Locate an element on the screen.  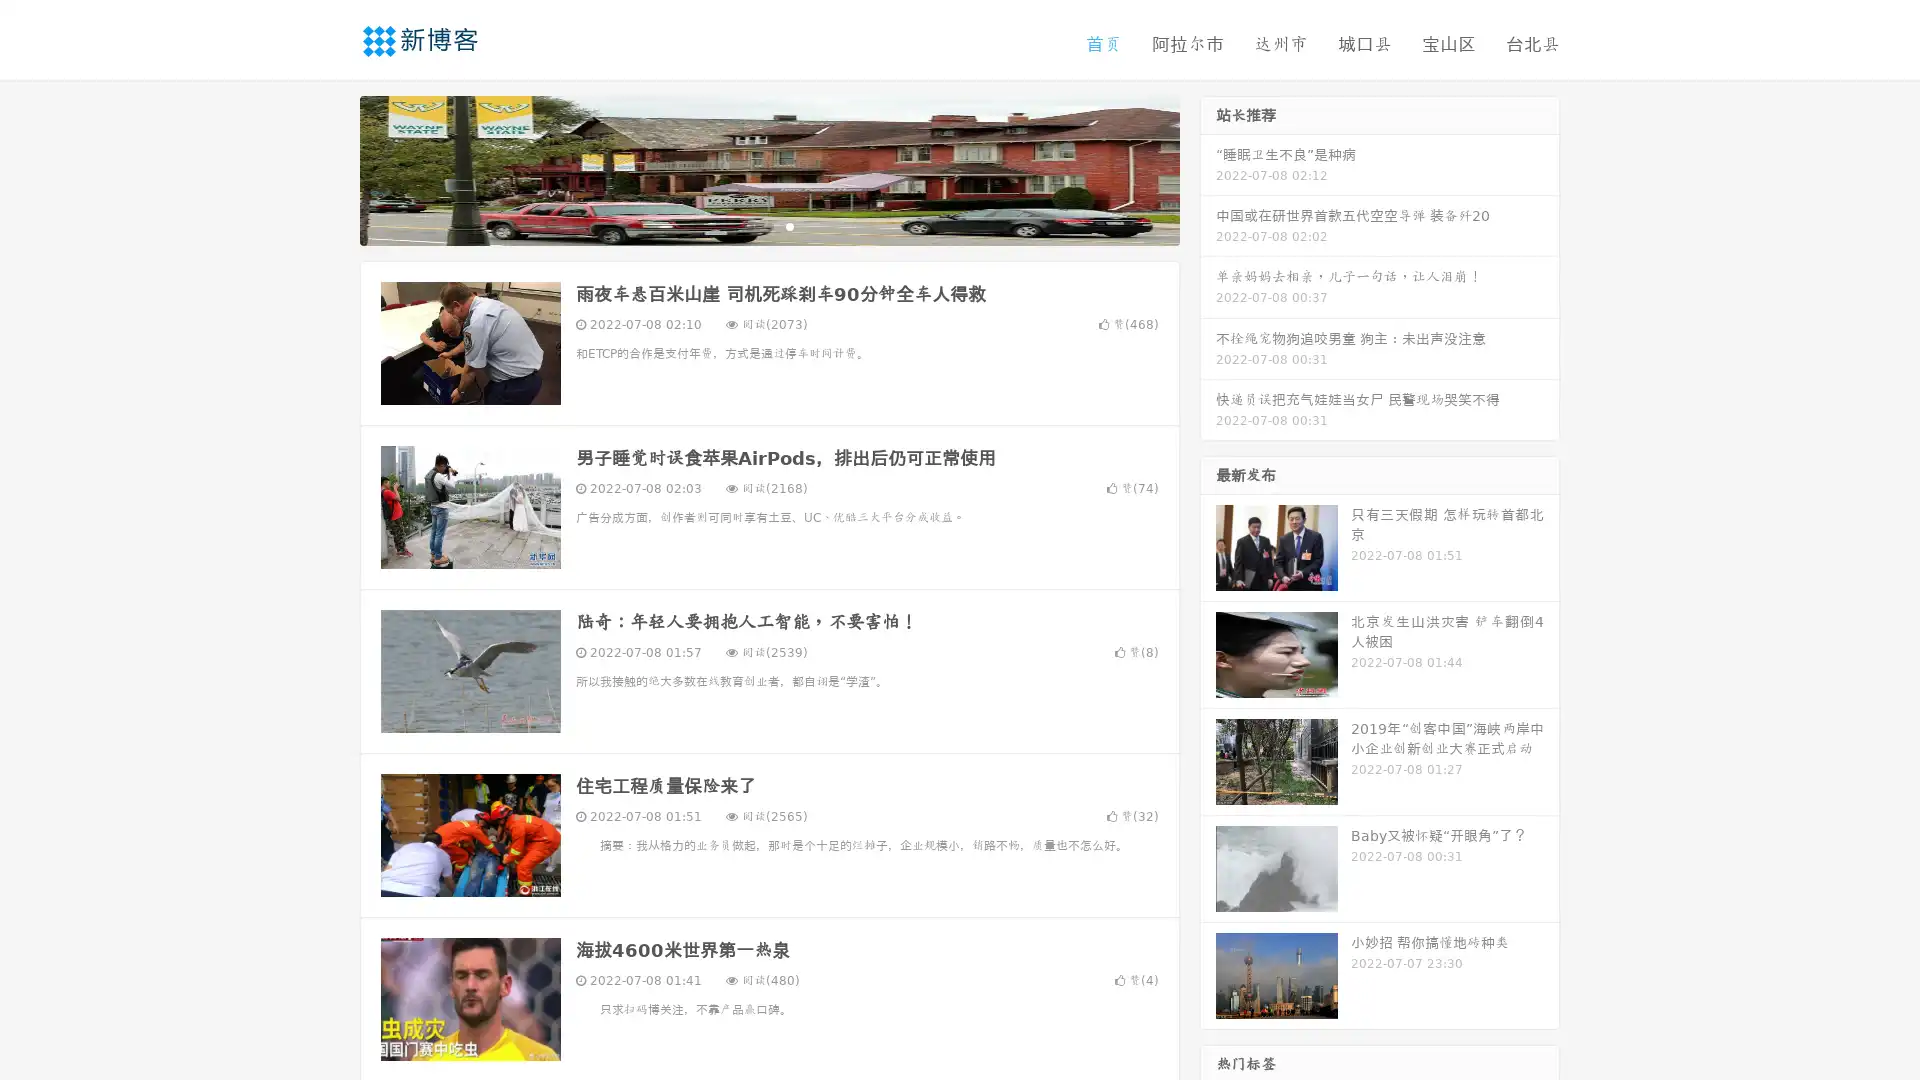
Go to slide 1 is located at coordinates (748, 225).